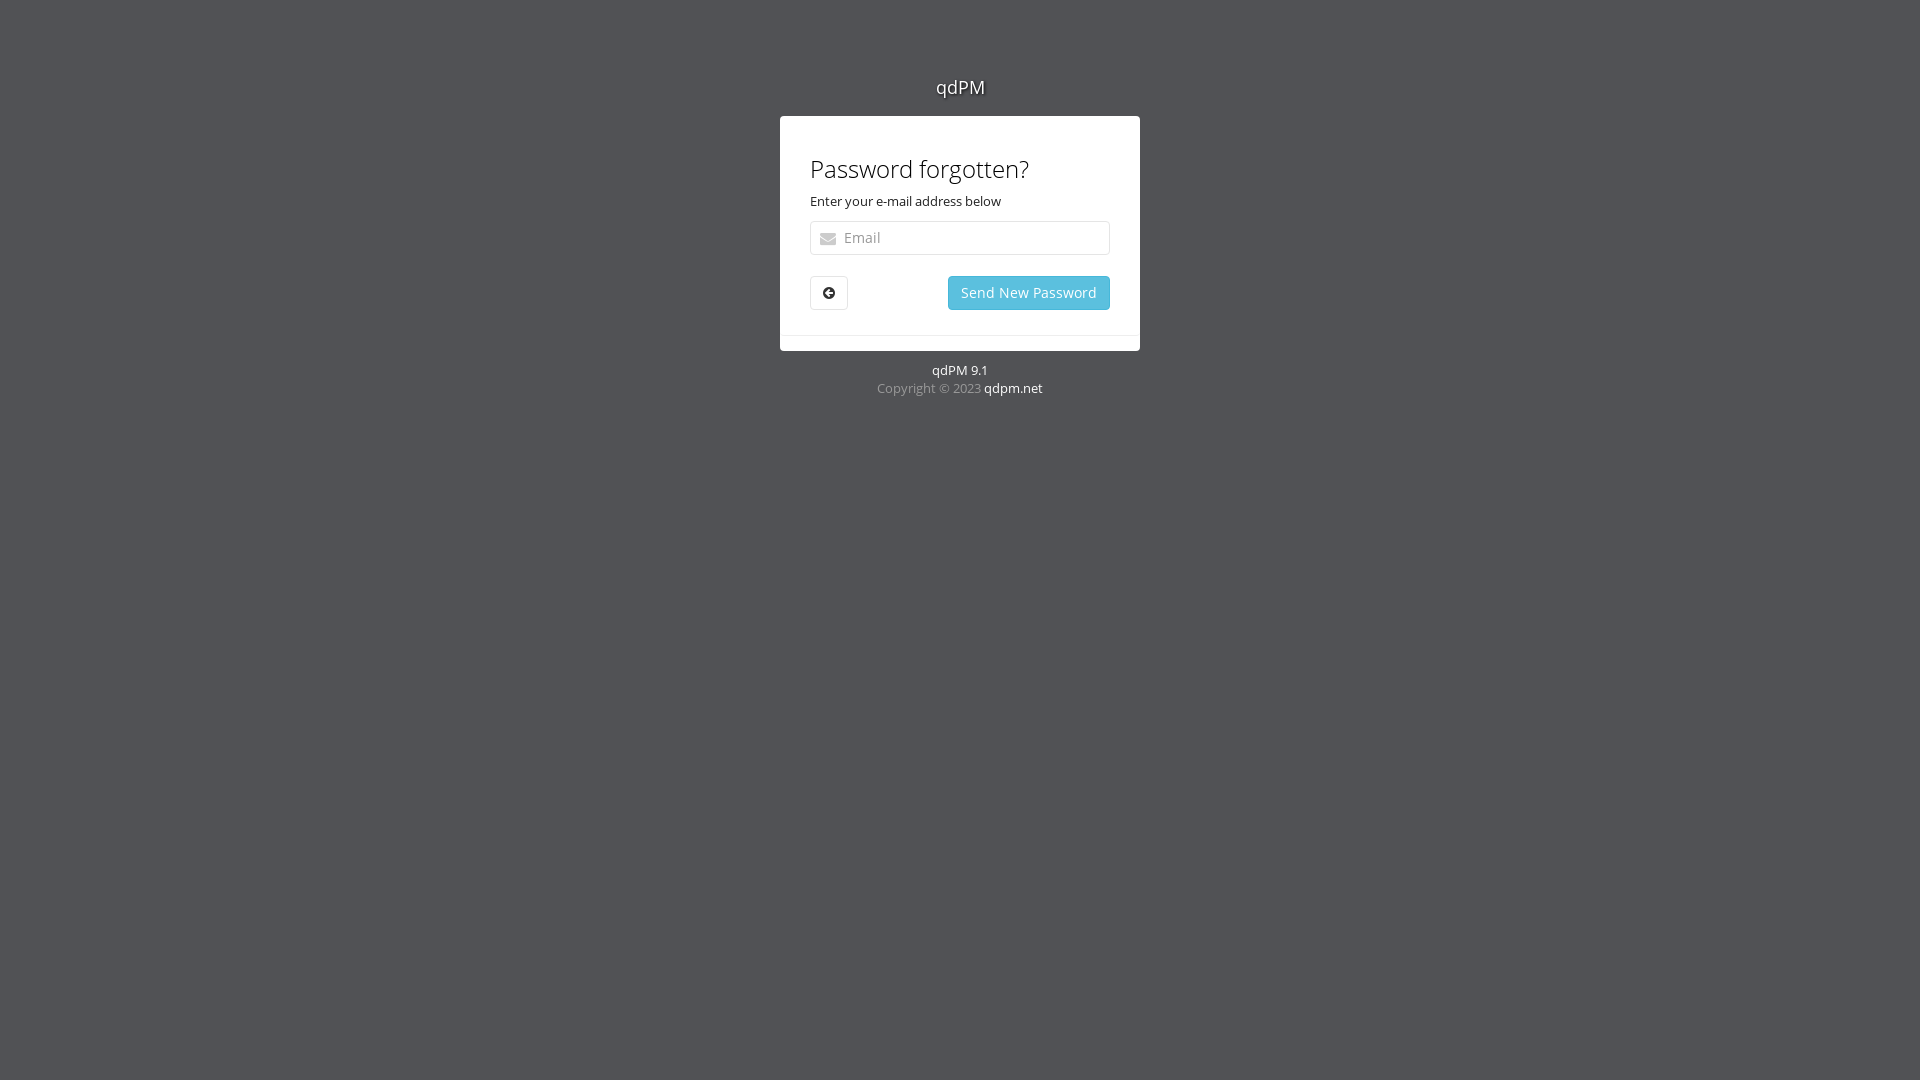 The width and height of the screenshot is (1920, 1080). I want to click on 'Send New Password', so click(947, 293).